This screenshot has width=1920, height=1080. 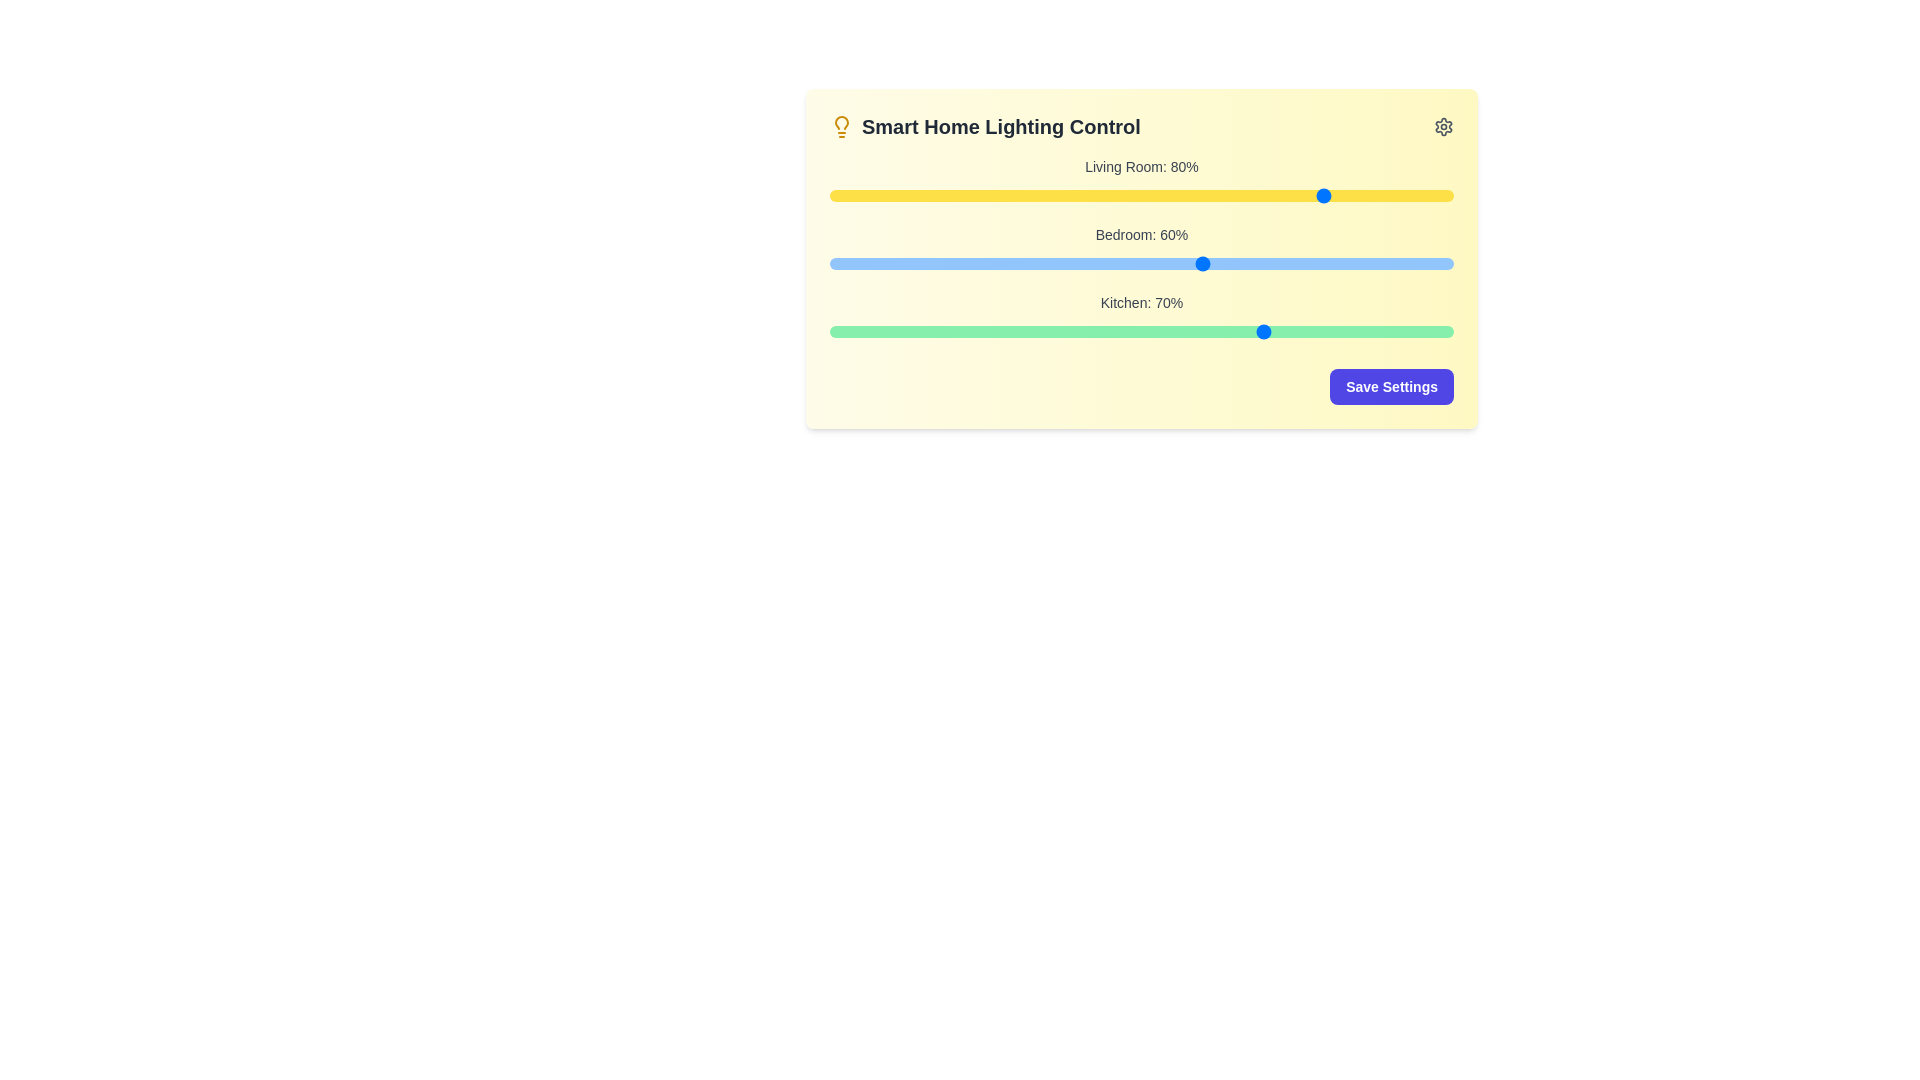 What do you see at coordinates (1247, 330) in the screenshot?
I see `the Kitchen light intensity` at bounding box center [1247, 330].